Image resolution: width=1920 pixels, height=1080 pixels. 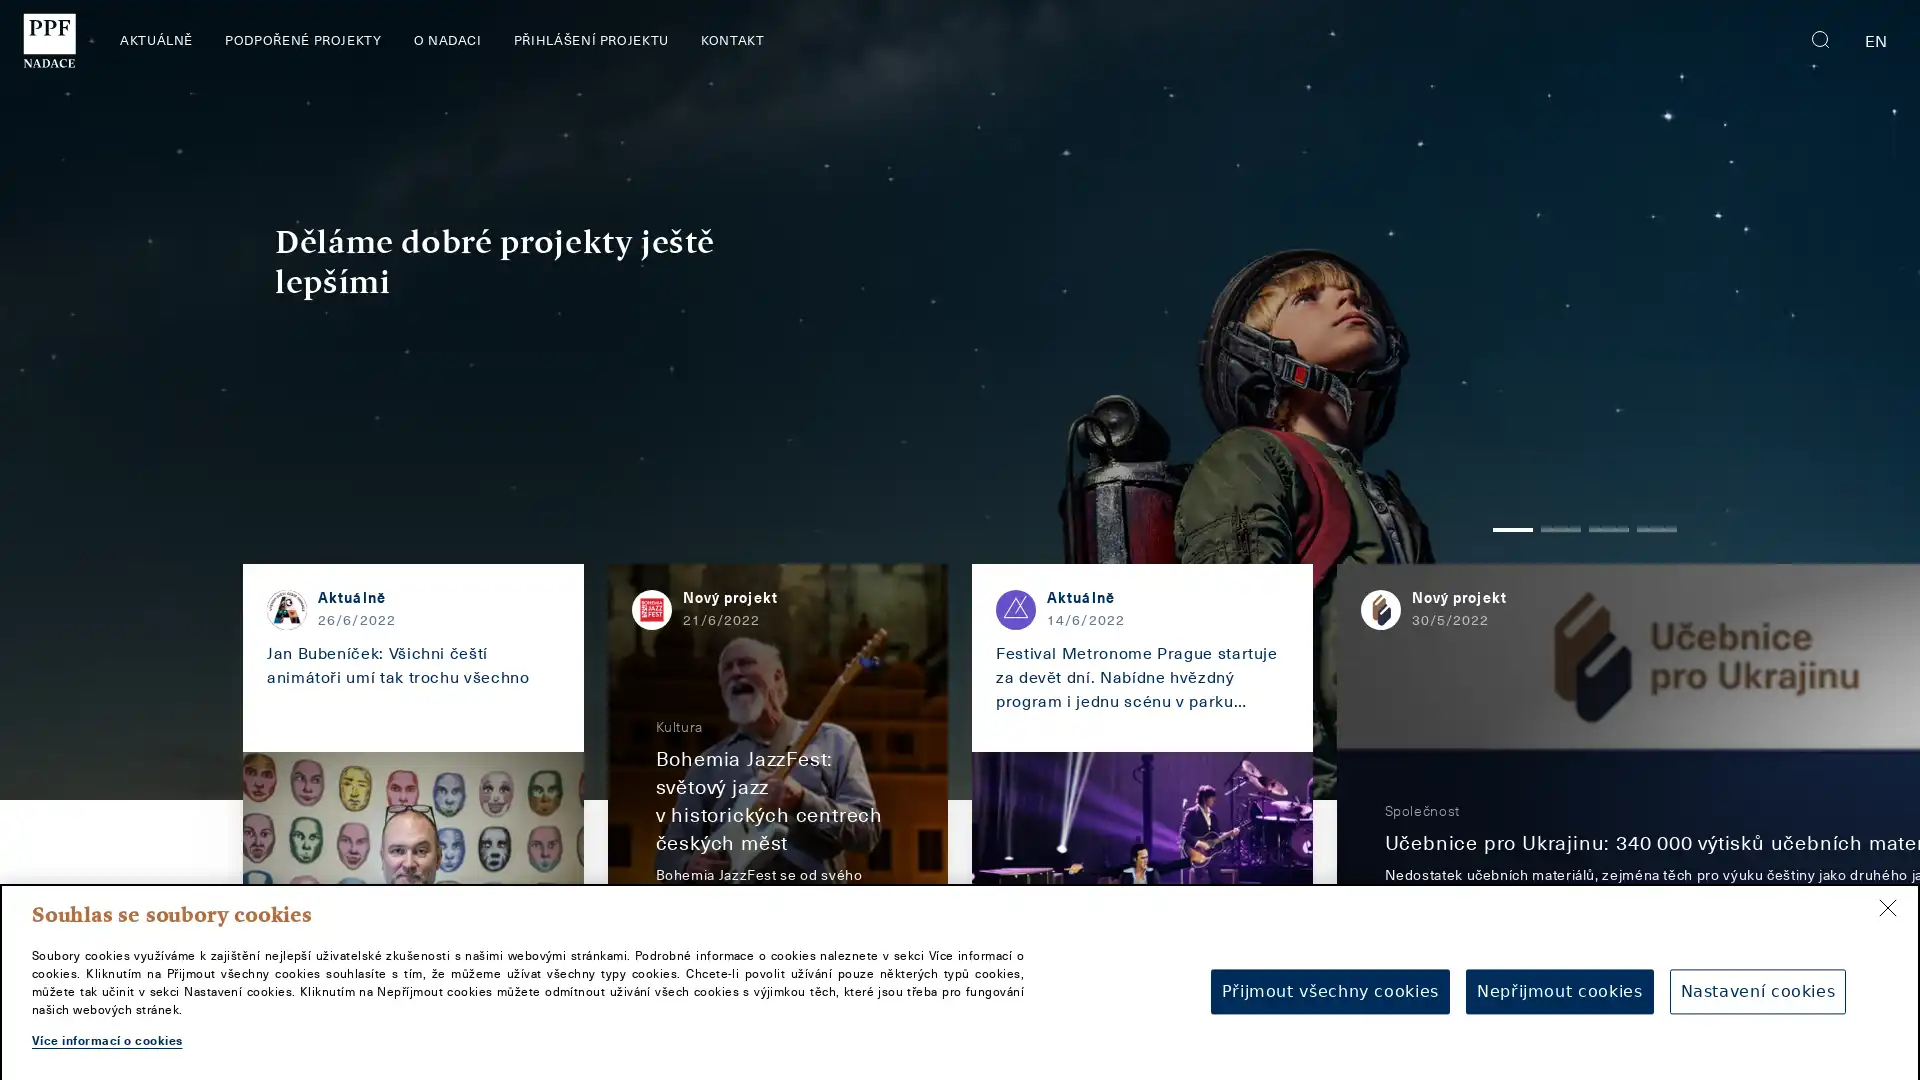 What do you see at coordinates (1558, 978) in the screenshot?
I see `Neprijmout cookies` at bounding box center [1558, 978].